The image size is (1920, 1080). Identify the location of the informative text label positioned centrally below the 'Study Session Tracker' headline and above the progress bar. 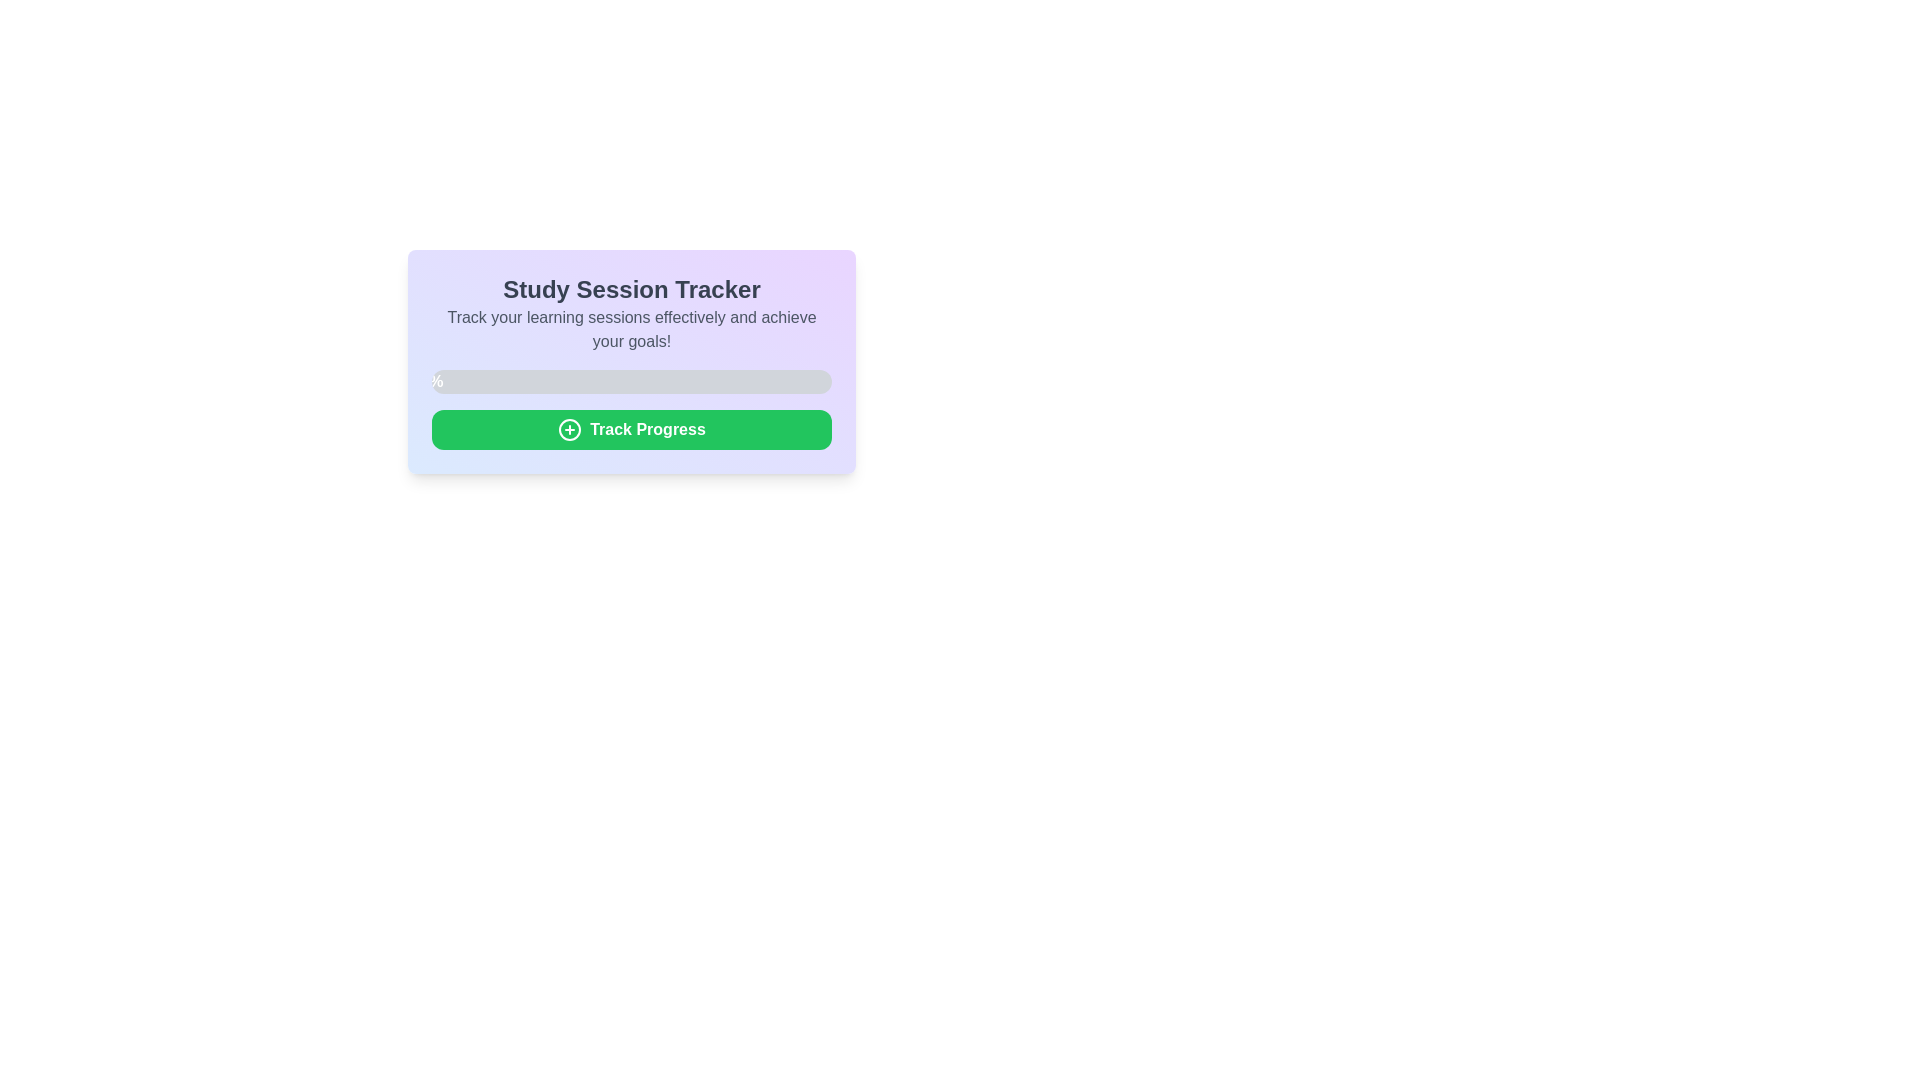
(631, 329).